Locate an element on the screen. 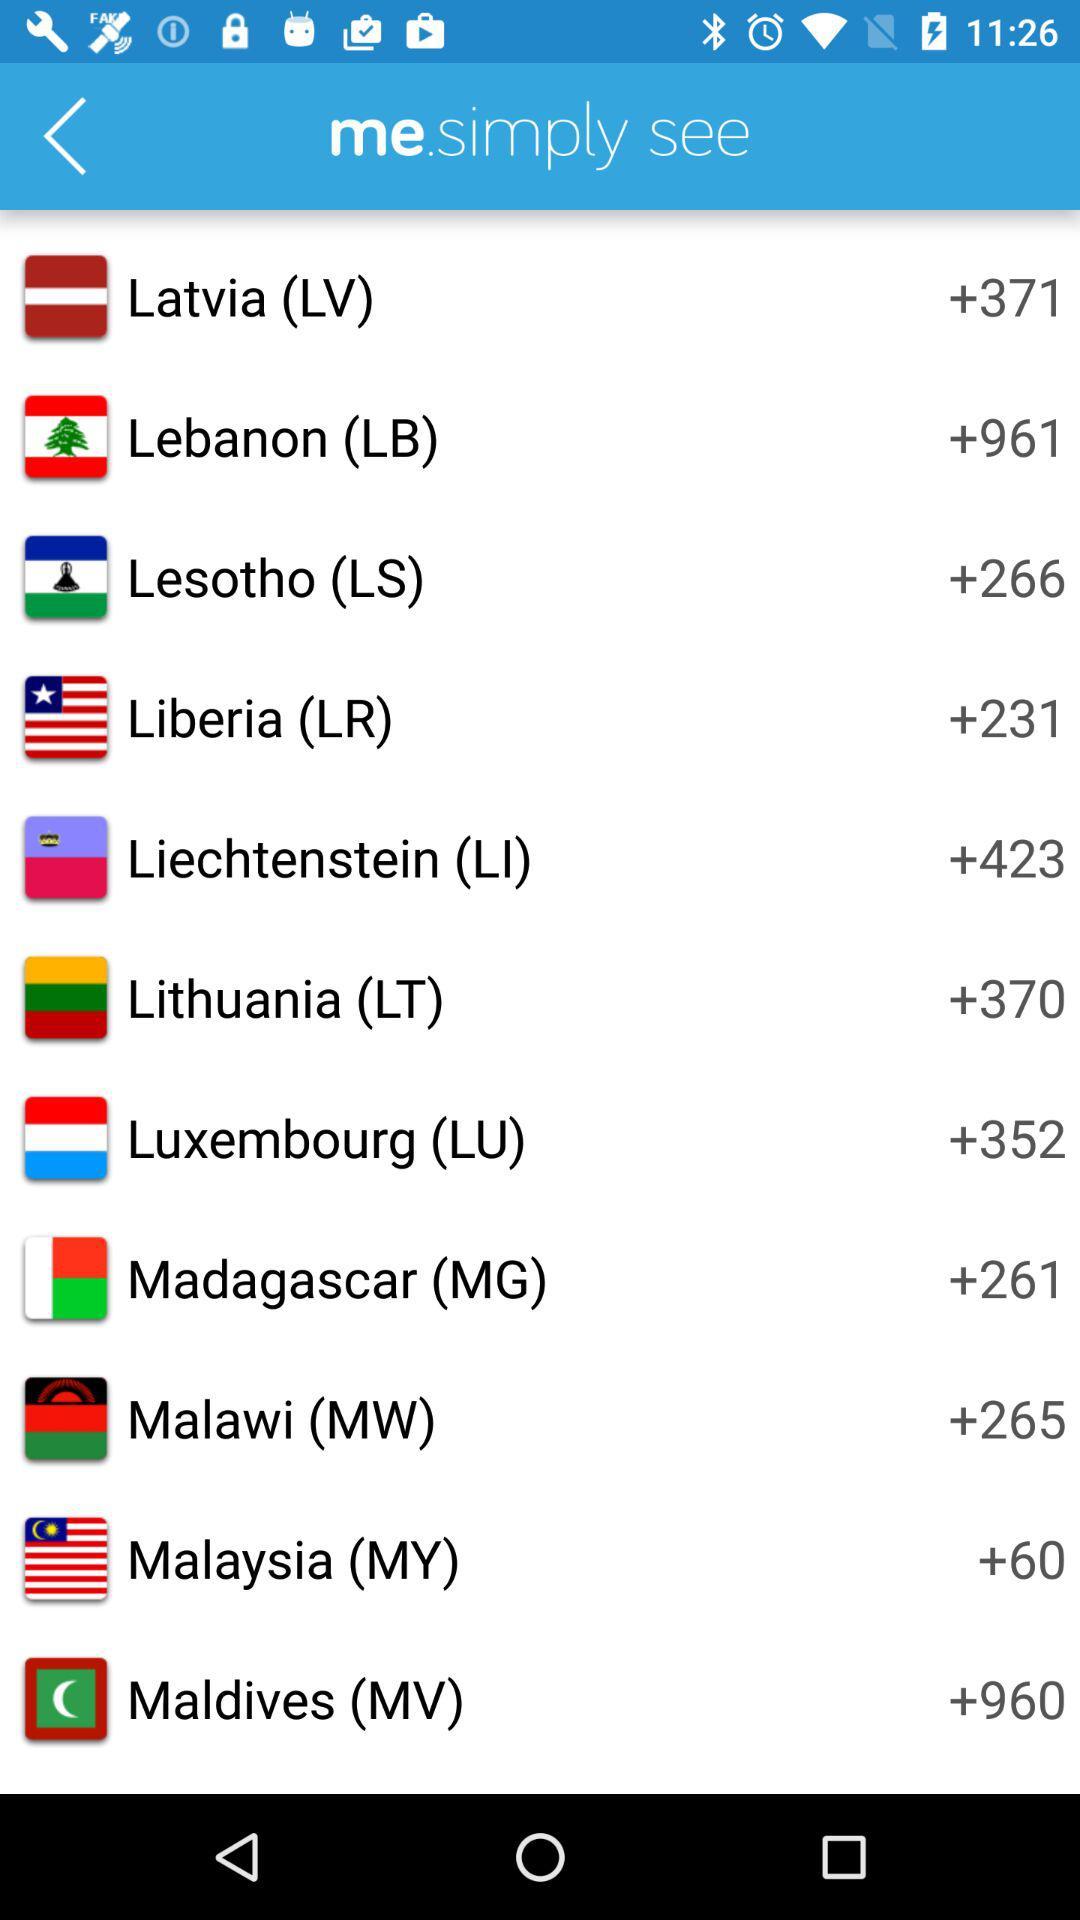  previous is located at coordinates (63, 135).